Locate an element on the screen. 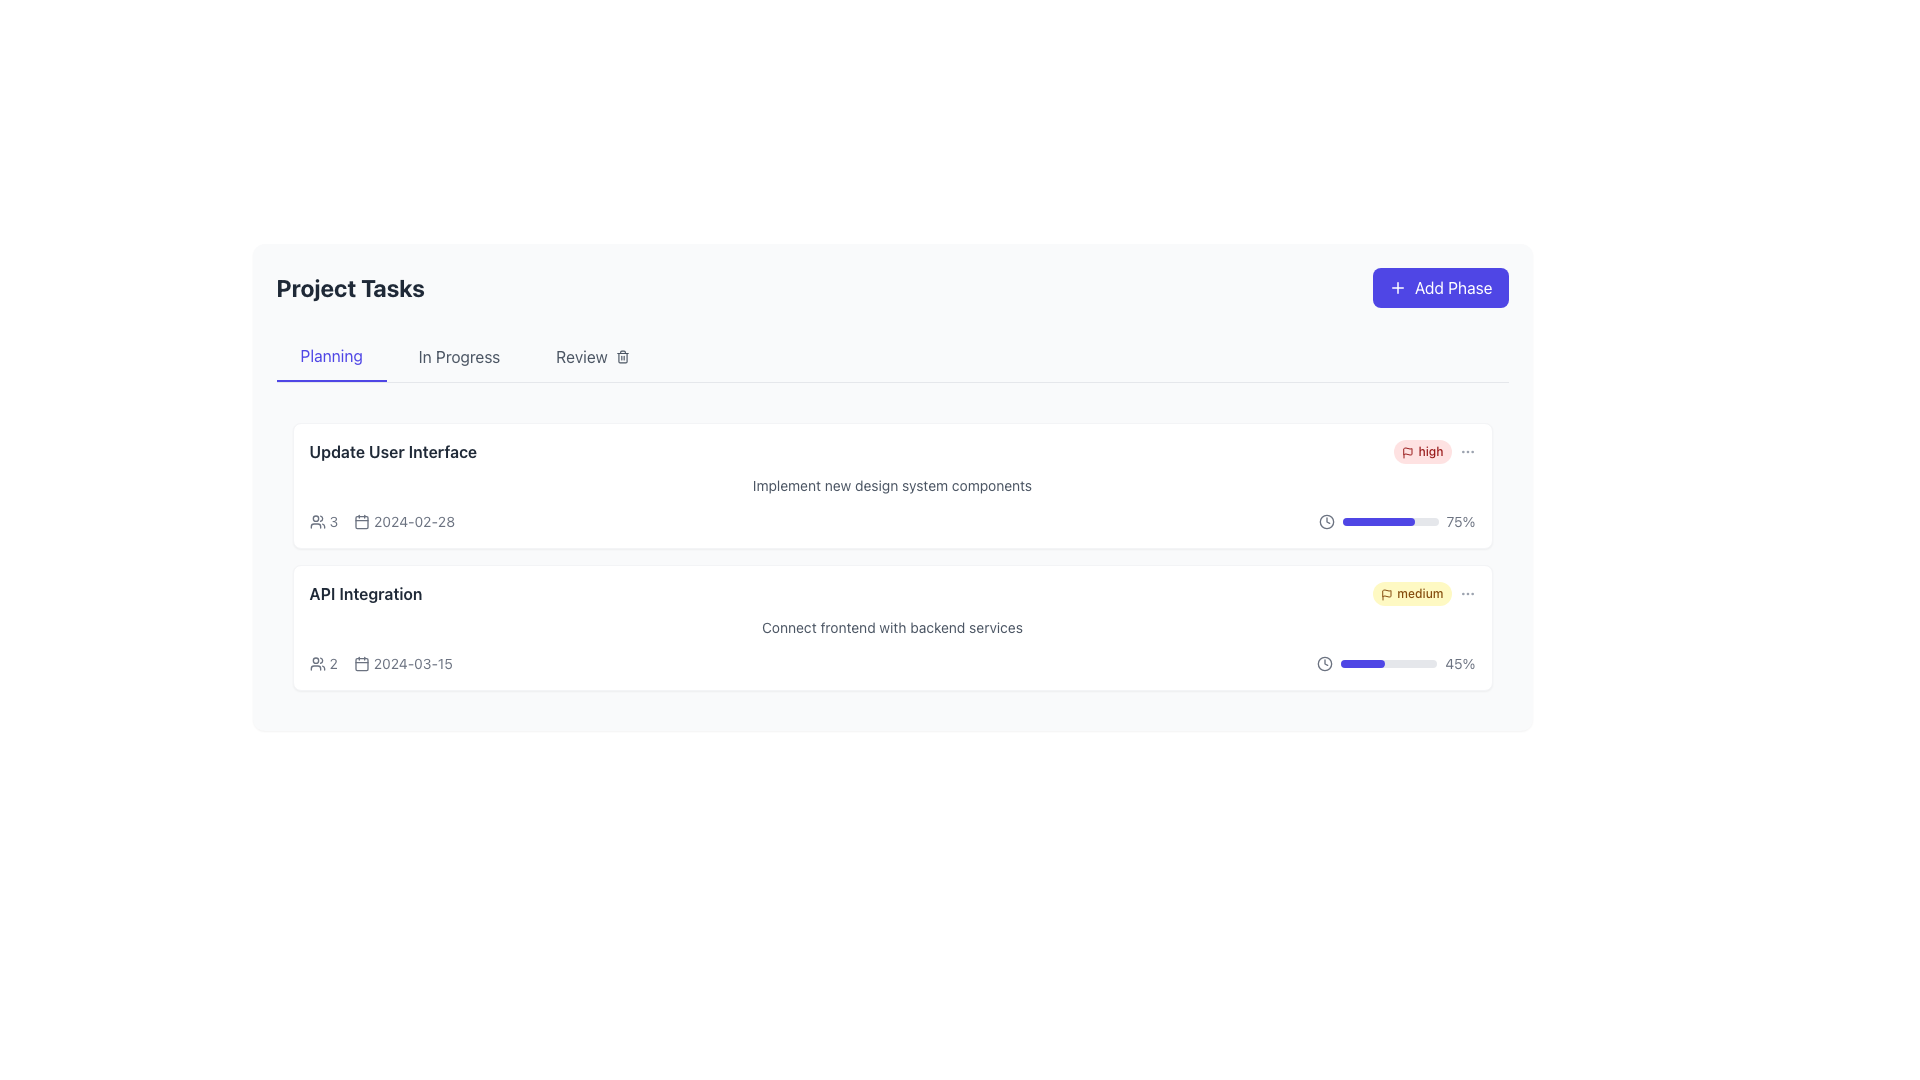 This screenshot has height=1080, width=1920. the text element displaying the number '3' next to the user group icon within the 'Update User Interface' task section under the 'Planning' tab is located at coordinates (333, 520).